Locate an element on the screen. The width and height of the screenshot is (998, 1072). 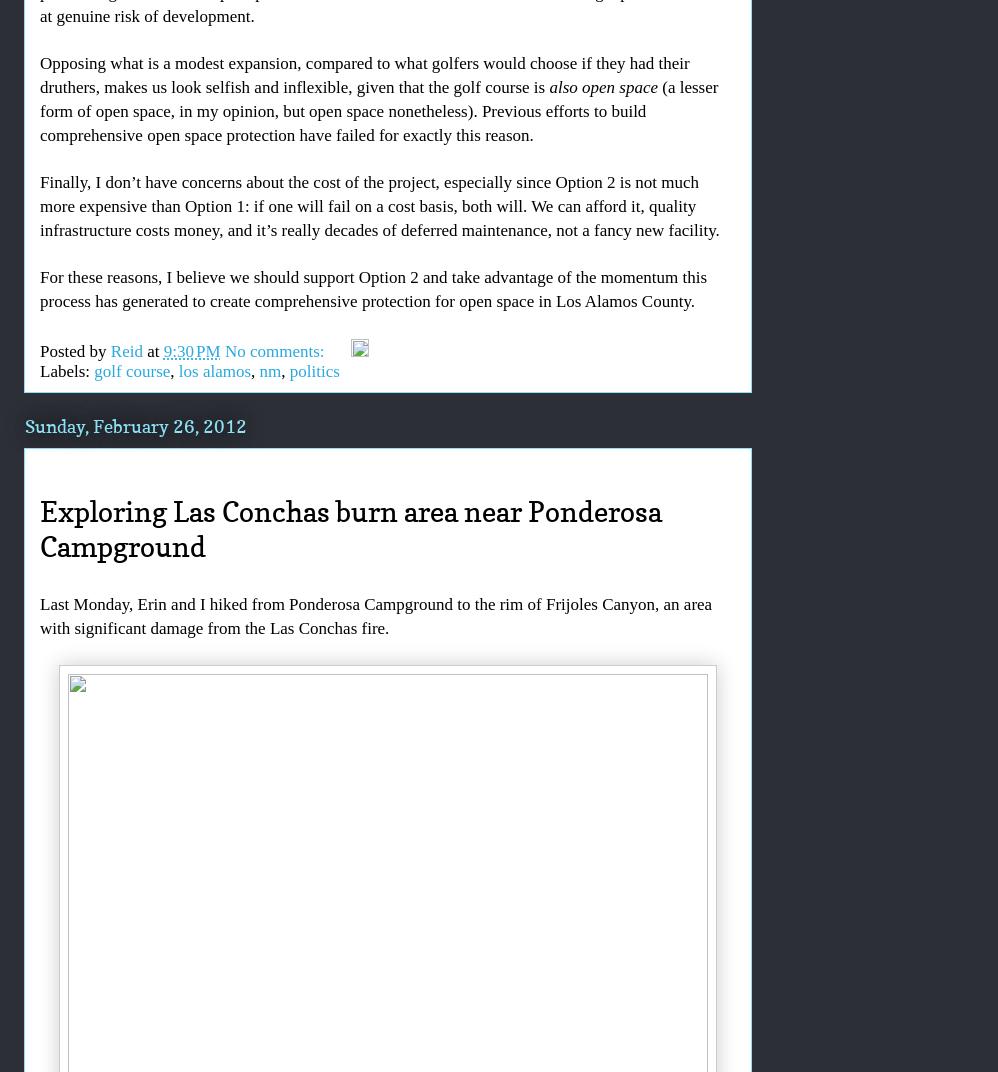
'Opposing what is a modest expansion, compared to what golfers would choose if they had their druthers, makes us look selfish and inflexible, given that the golf course is' is located at coordinates (363, 75).